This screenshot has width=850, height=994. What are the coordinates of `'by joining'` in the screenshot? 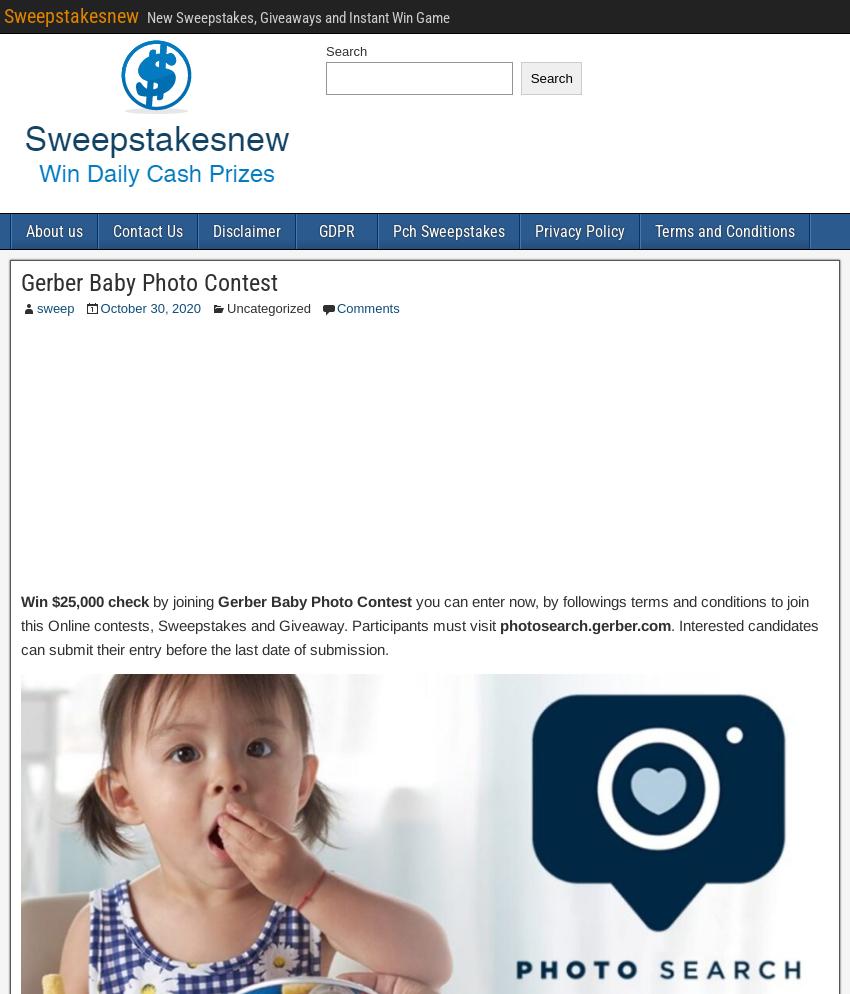 It's located at (180, 601).